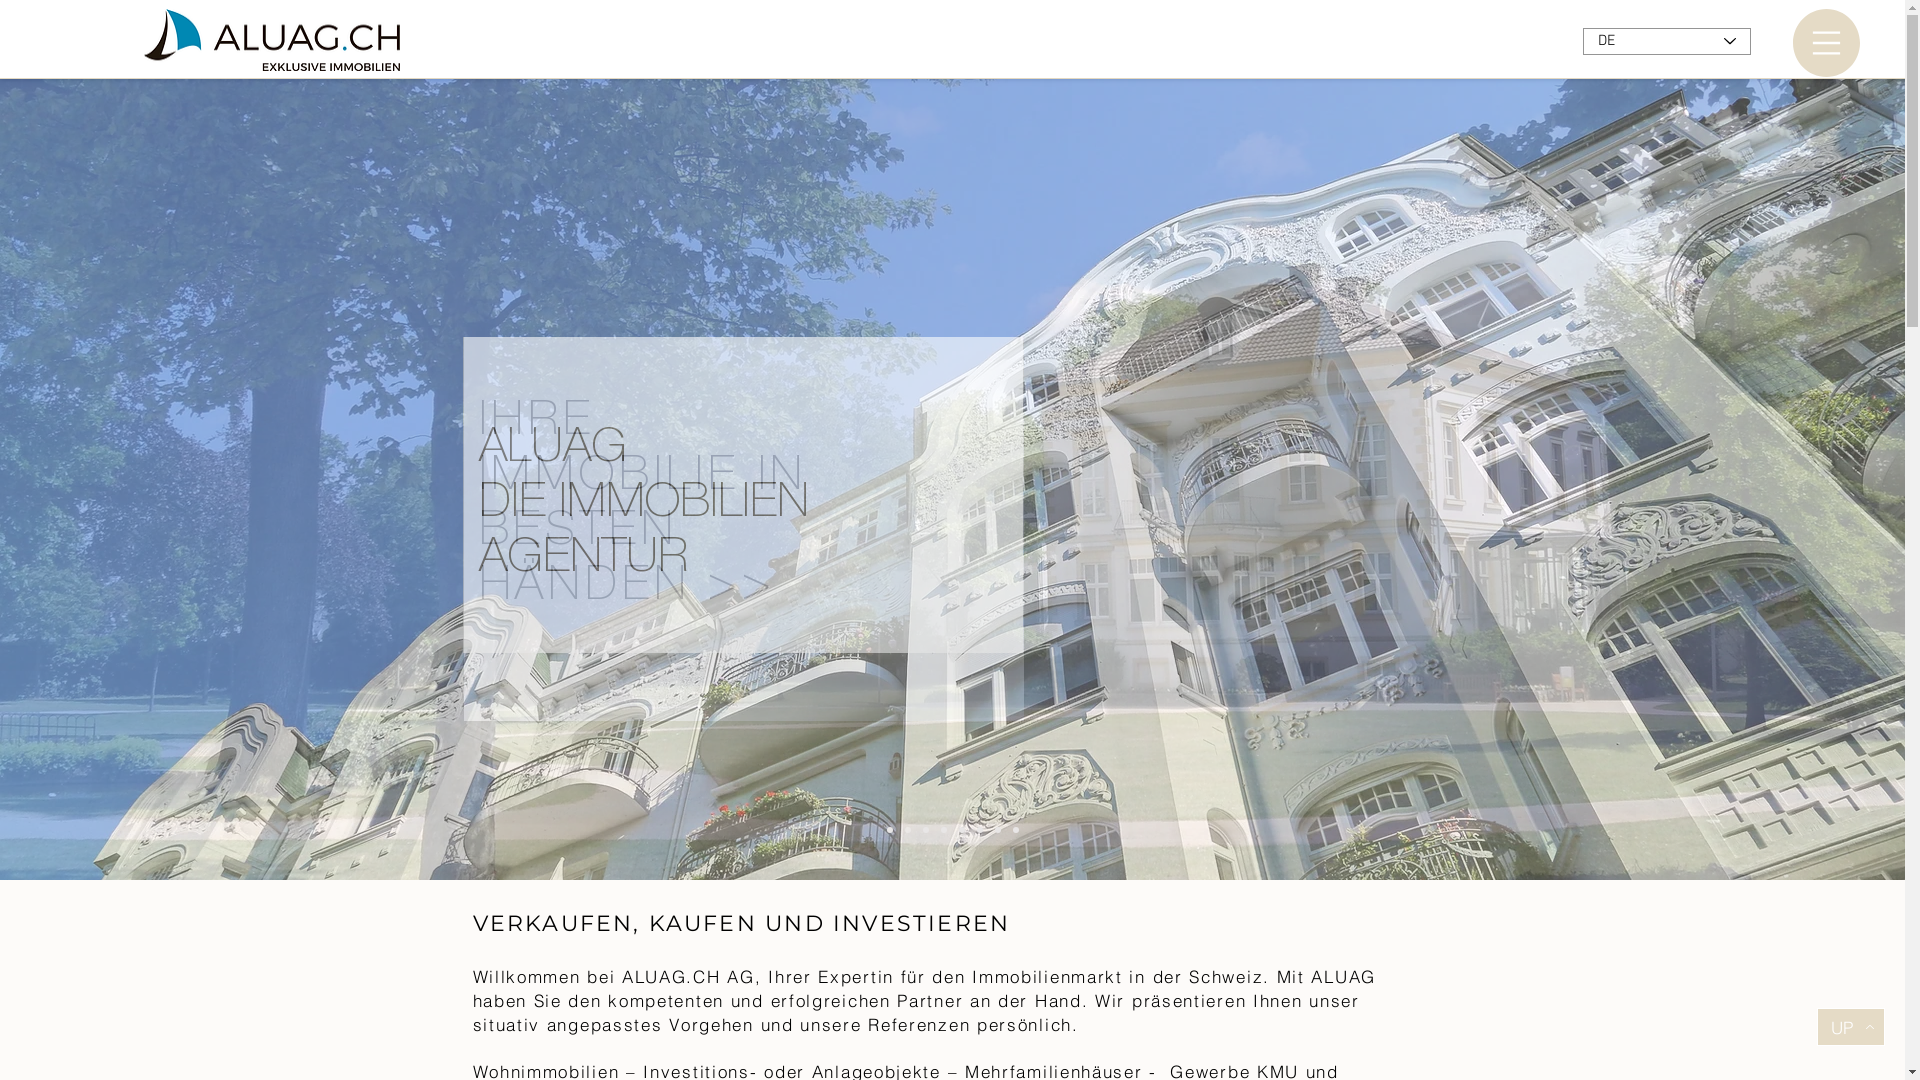 This screenshot has width=1920, height=1080. I want to click on 'UP', so click(1817, 1026).